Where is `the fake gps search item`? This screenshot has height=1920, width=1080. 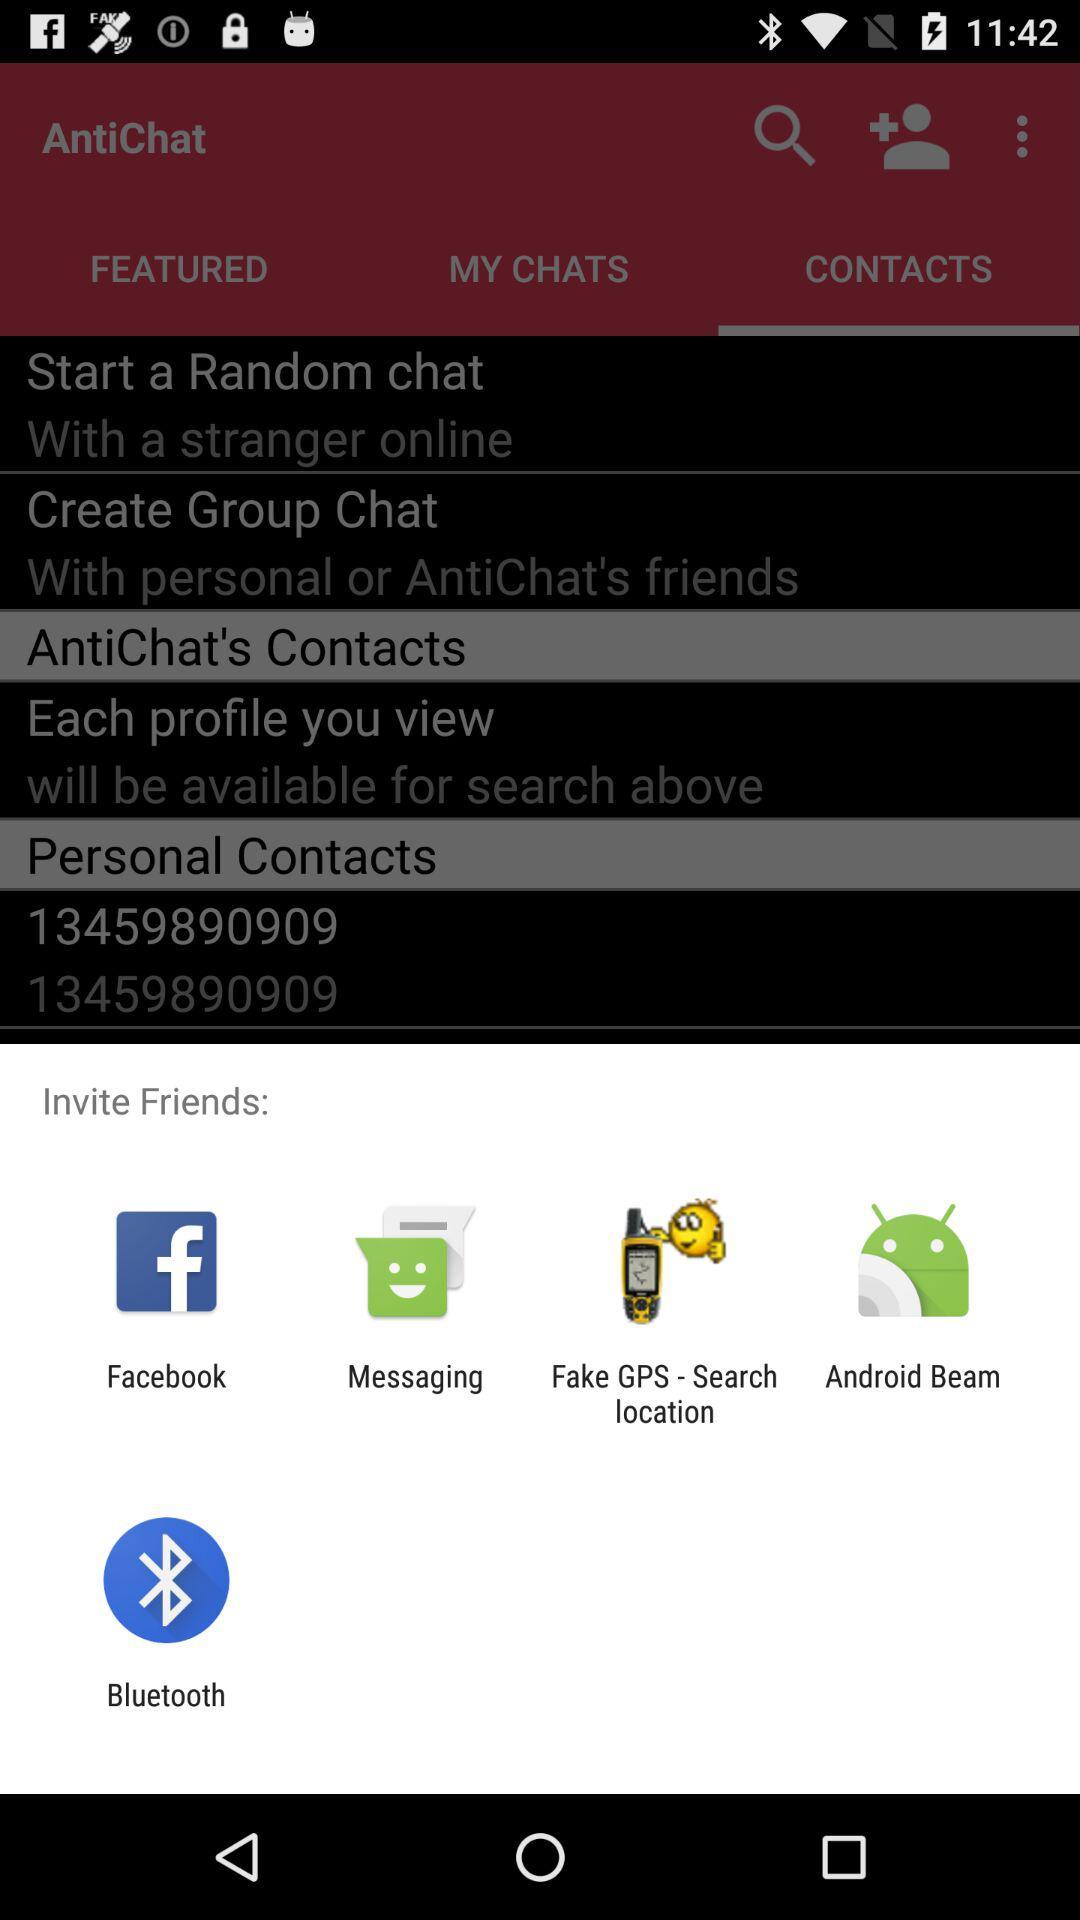
the fake gps search item is located at coordinates (664, 1392).